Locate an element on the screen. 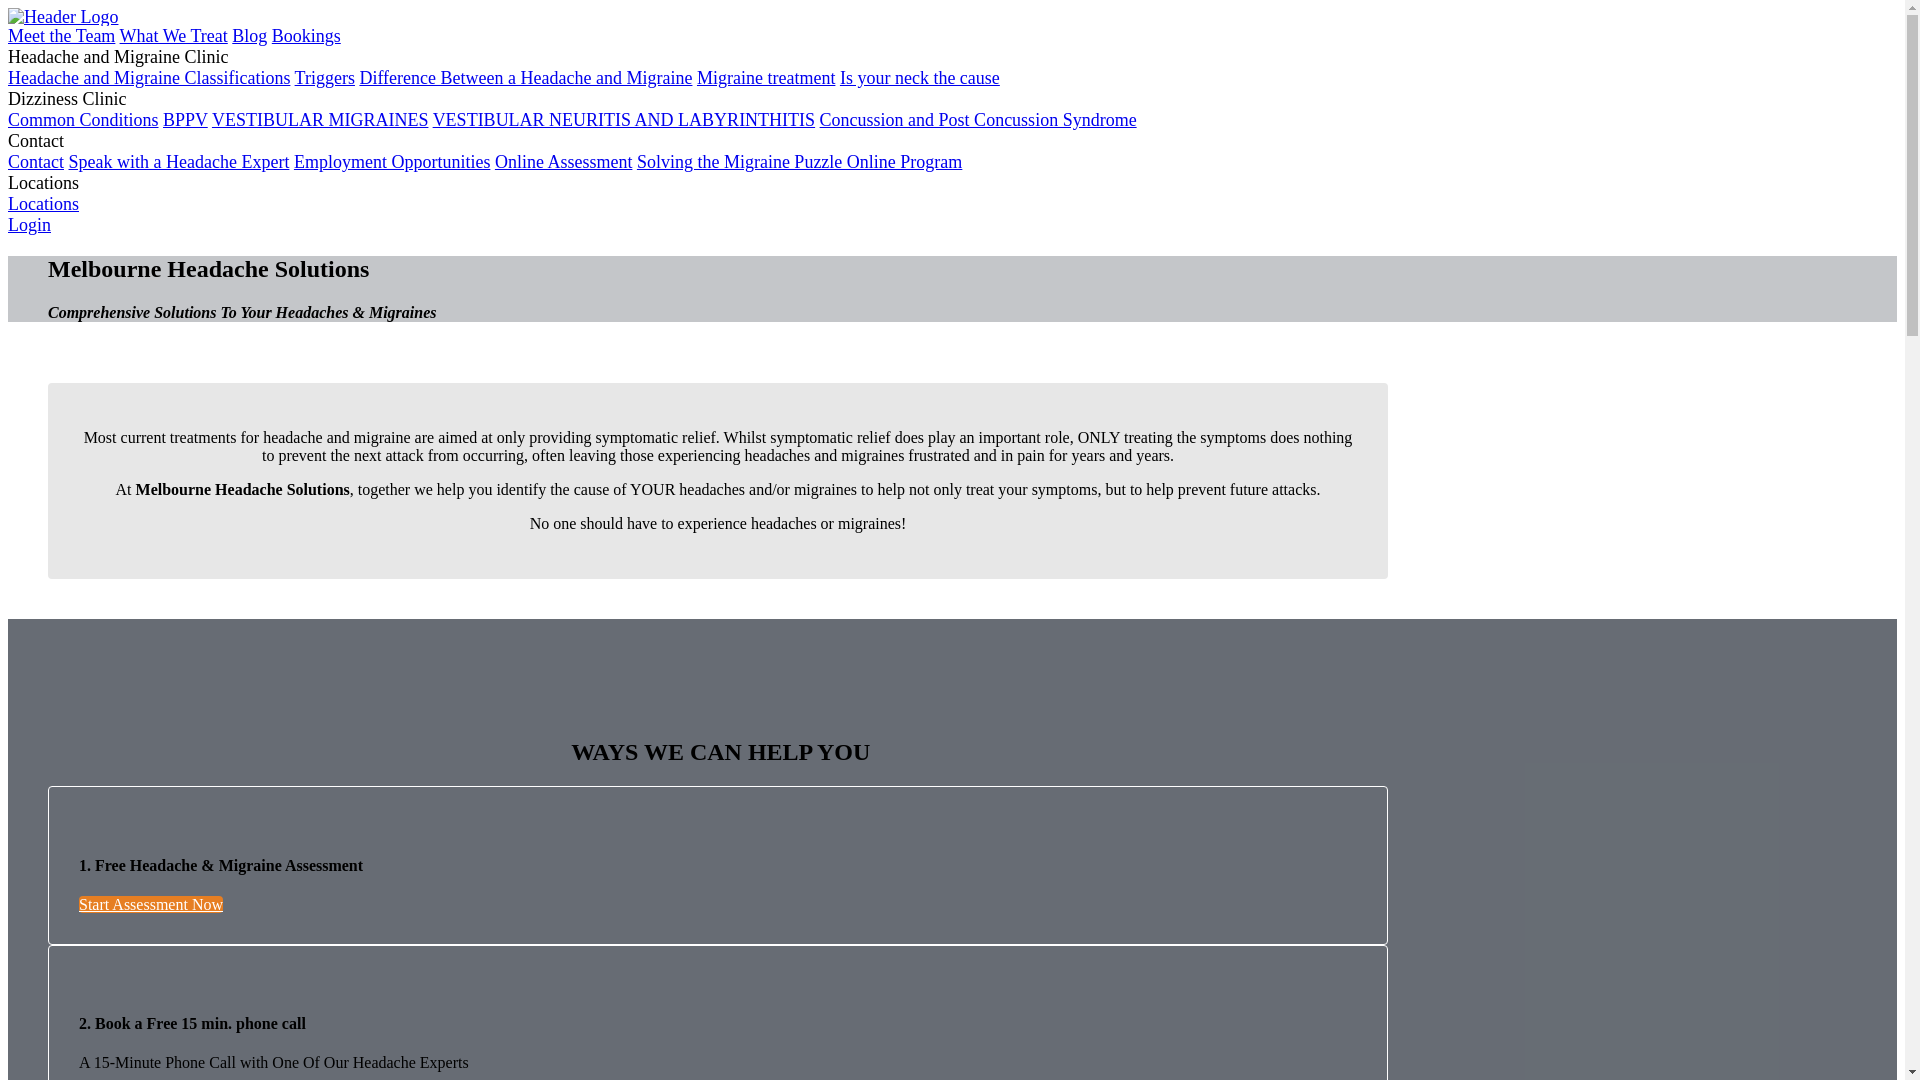 The image size is (1920, 1080). 'Headache and Migraine Clinic' is located at coordinates (117, 56).